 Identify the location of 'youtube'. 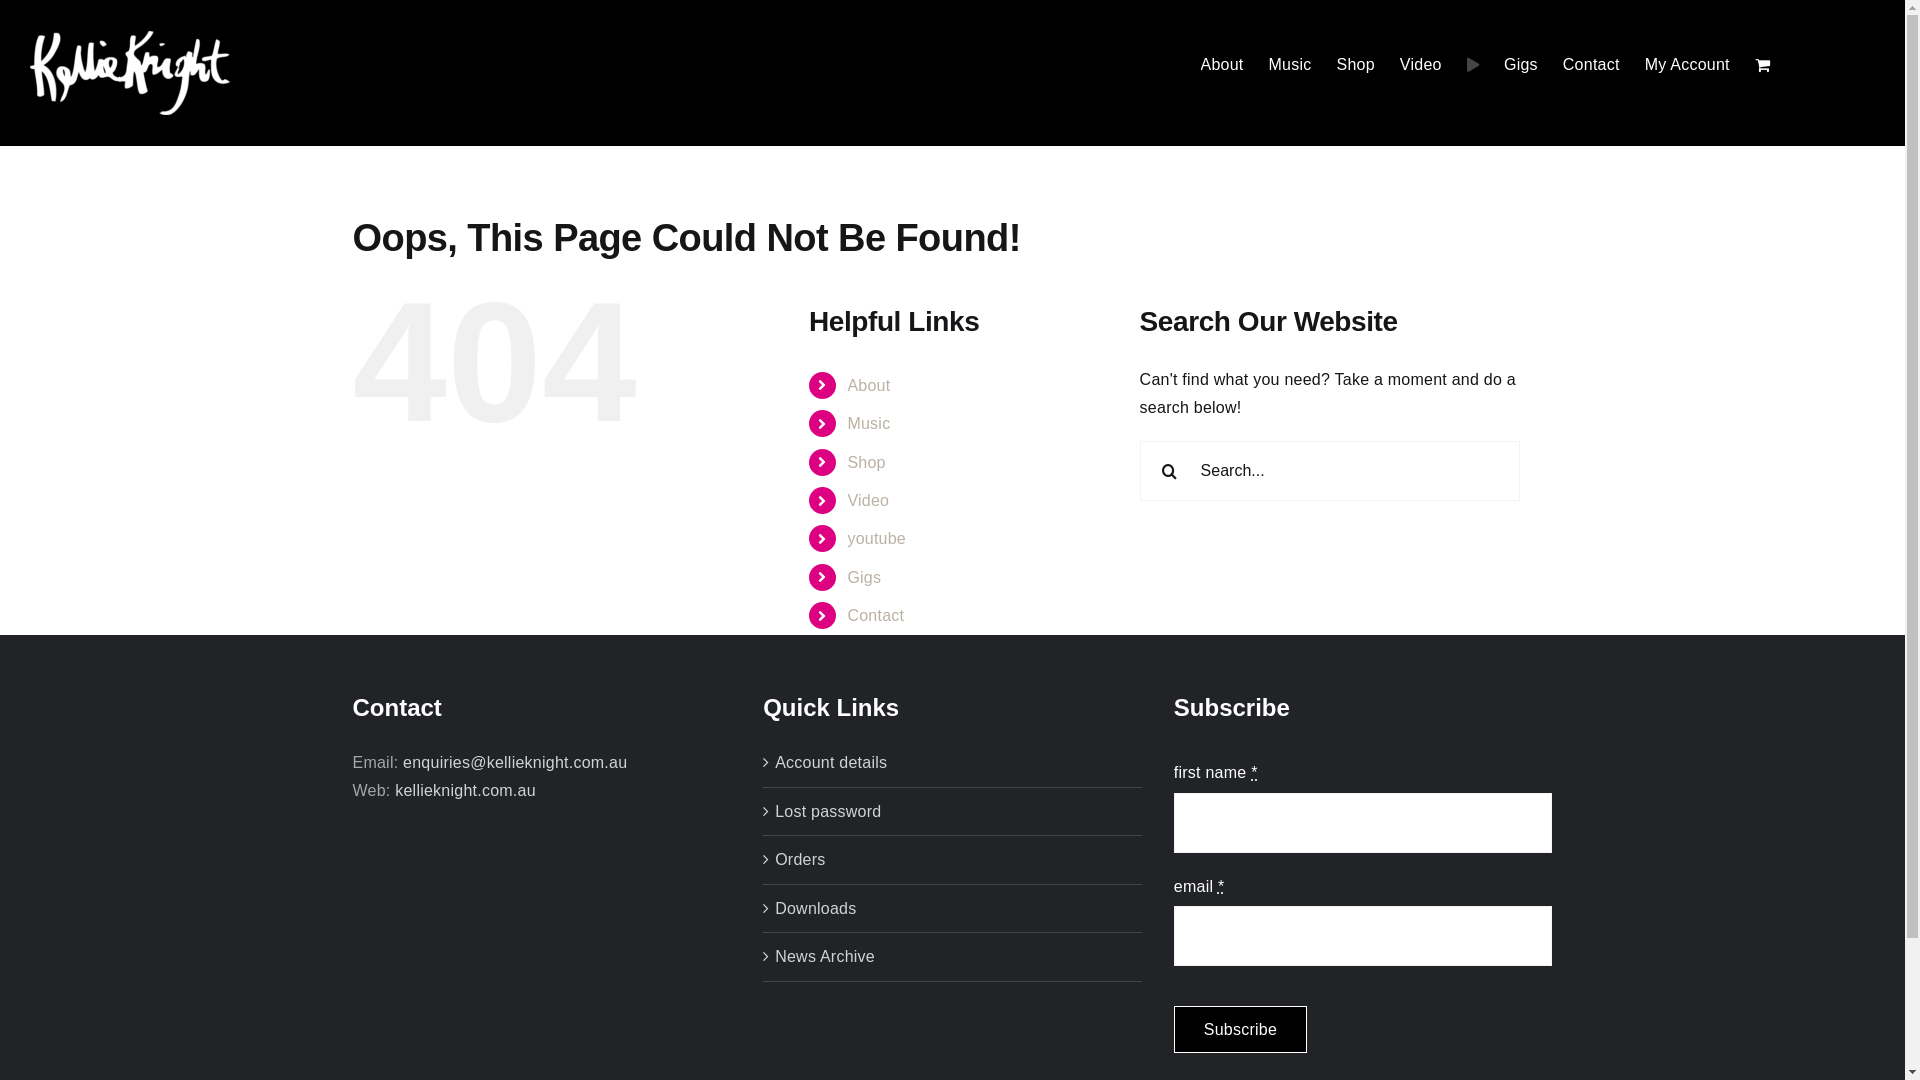
(876, 537).